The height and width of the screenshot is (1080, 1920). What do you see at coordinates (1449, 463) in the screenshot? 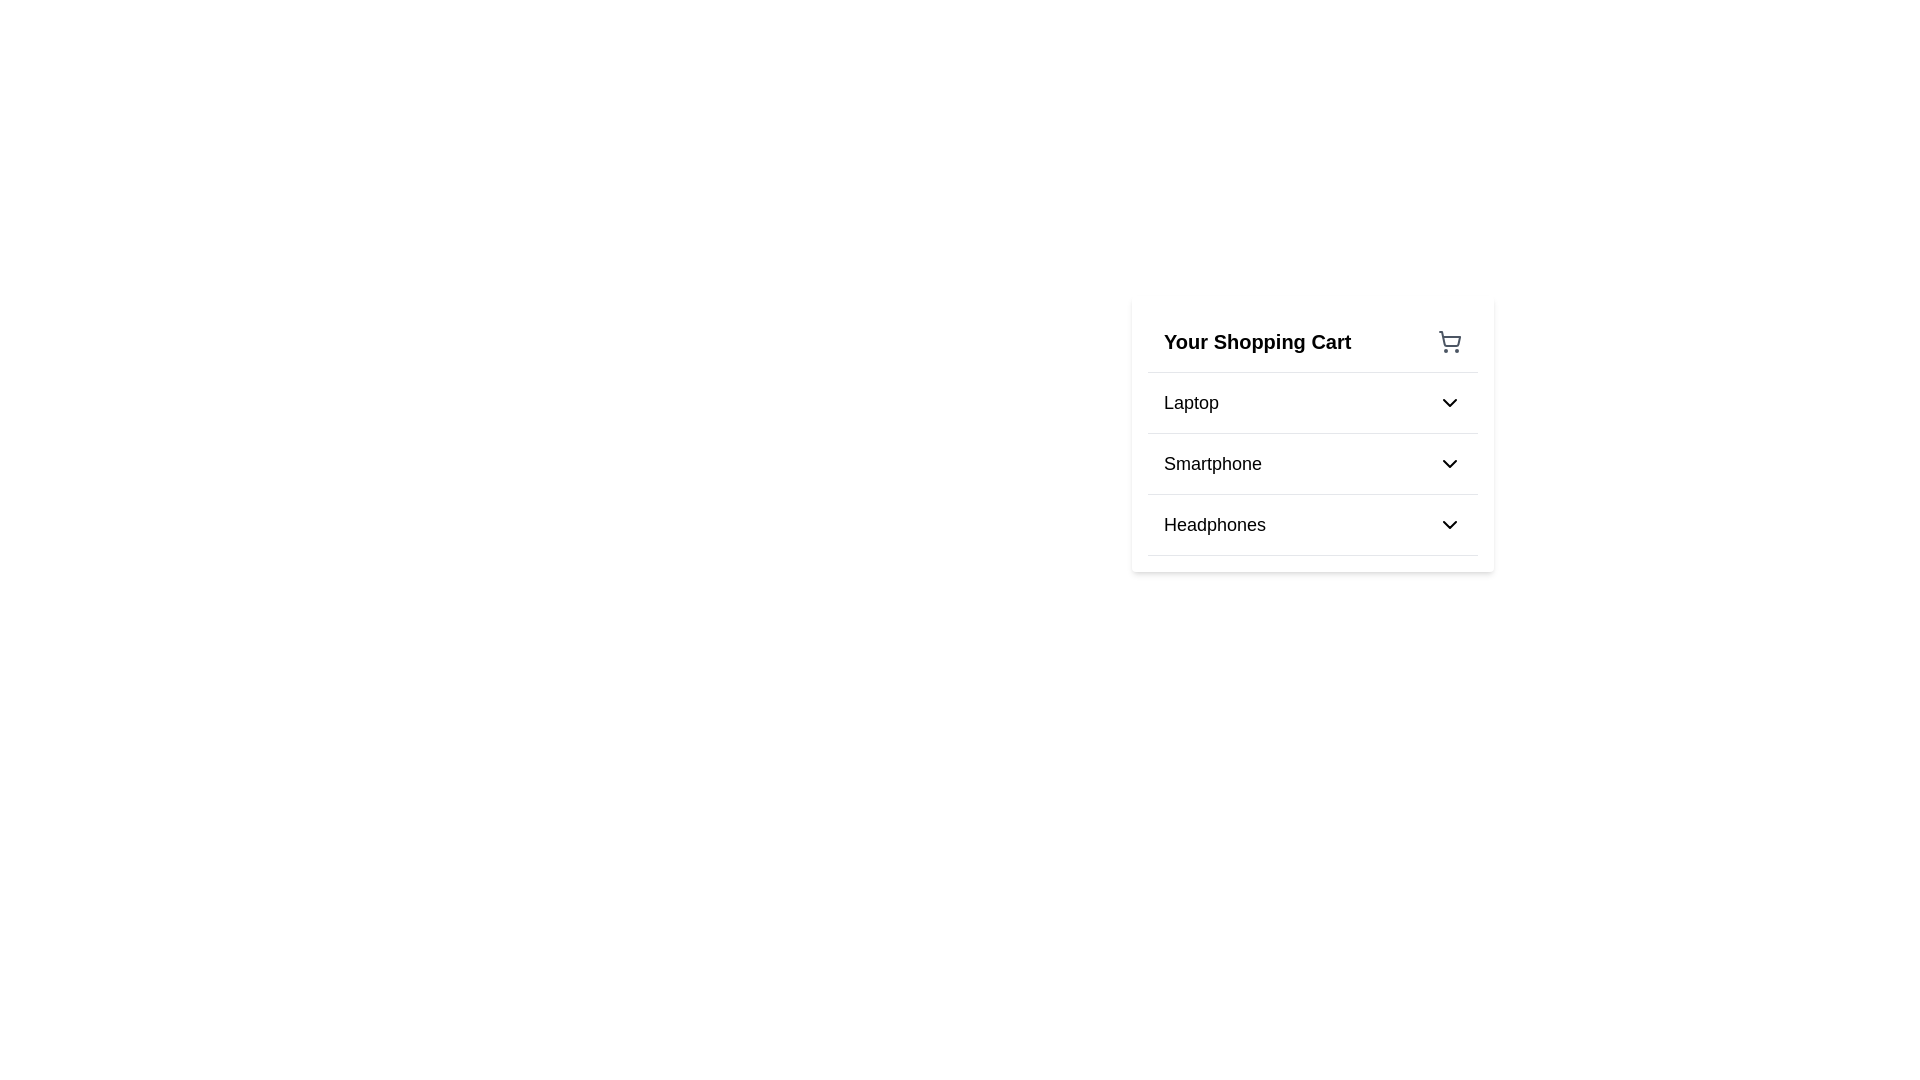
I see `the small downward-facing chevron icon located on the rightmost side of the 'Smartphone' row` at bounding box center [1449, 463].